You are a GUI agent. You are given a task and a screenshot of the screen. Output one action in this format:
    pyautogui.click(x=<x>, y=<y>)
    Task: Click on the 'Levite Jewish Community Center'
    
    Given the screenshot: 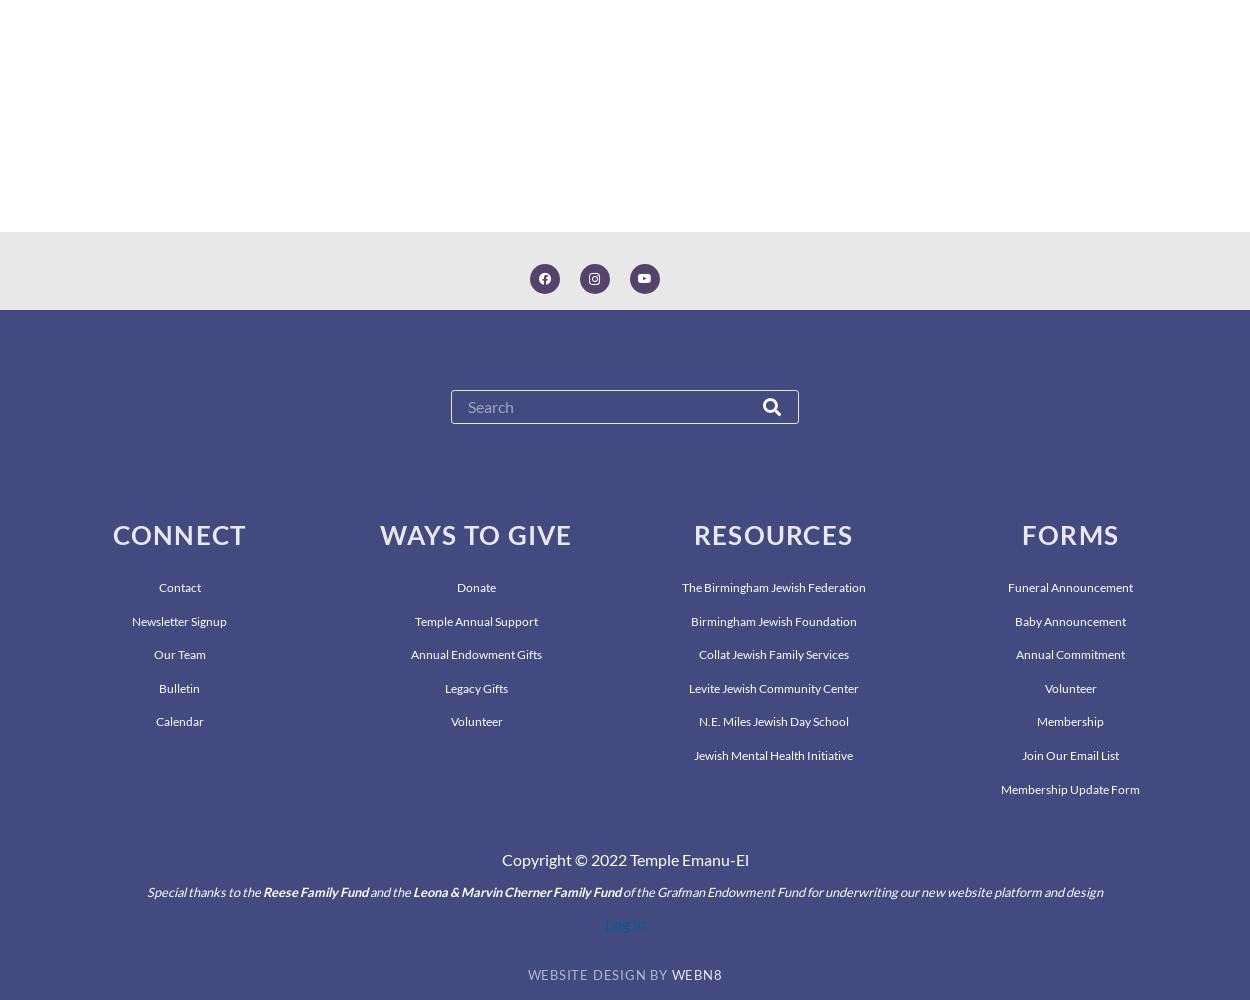 What is the action you would take?
    pyautogui.click(x=772, y=687)
    